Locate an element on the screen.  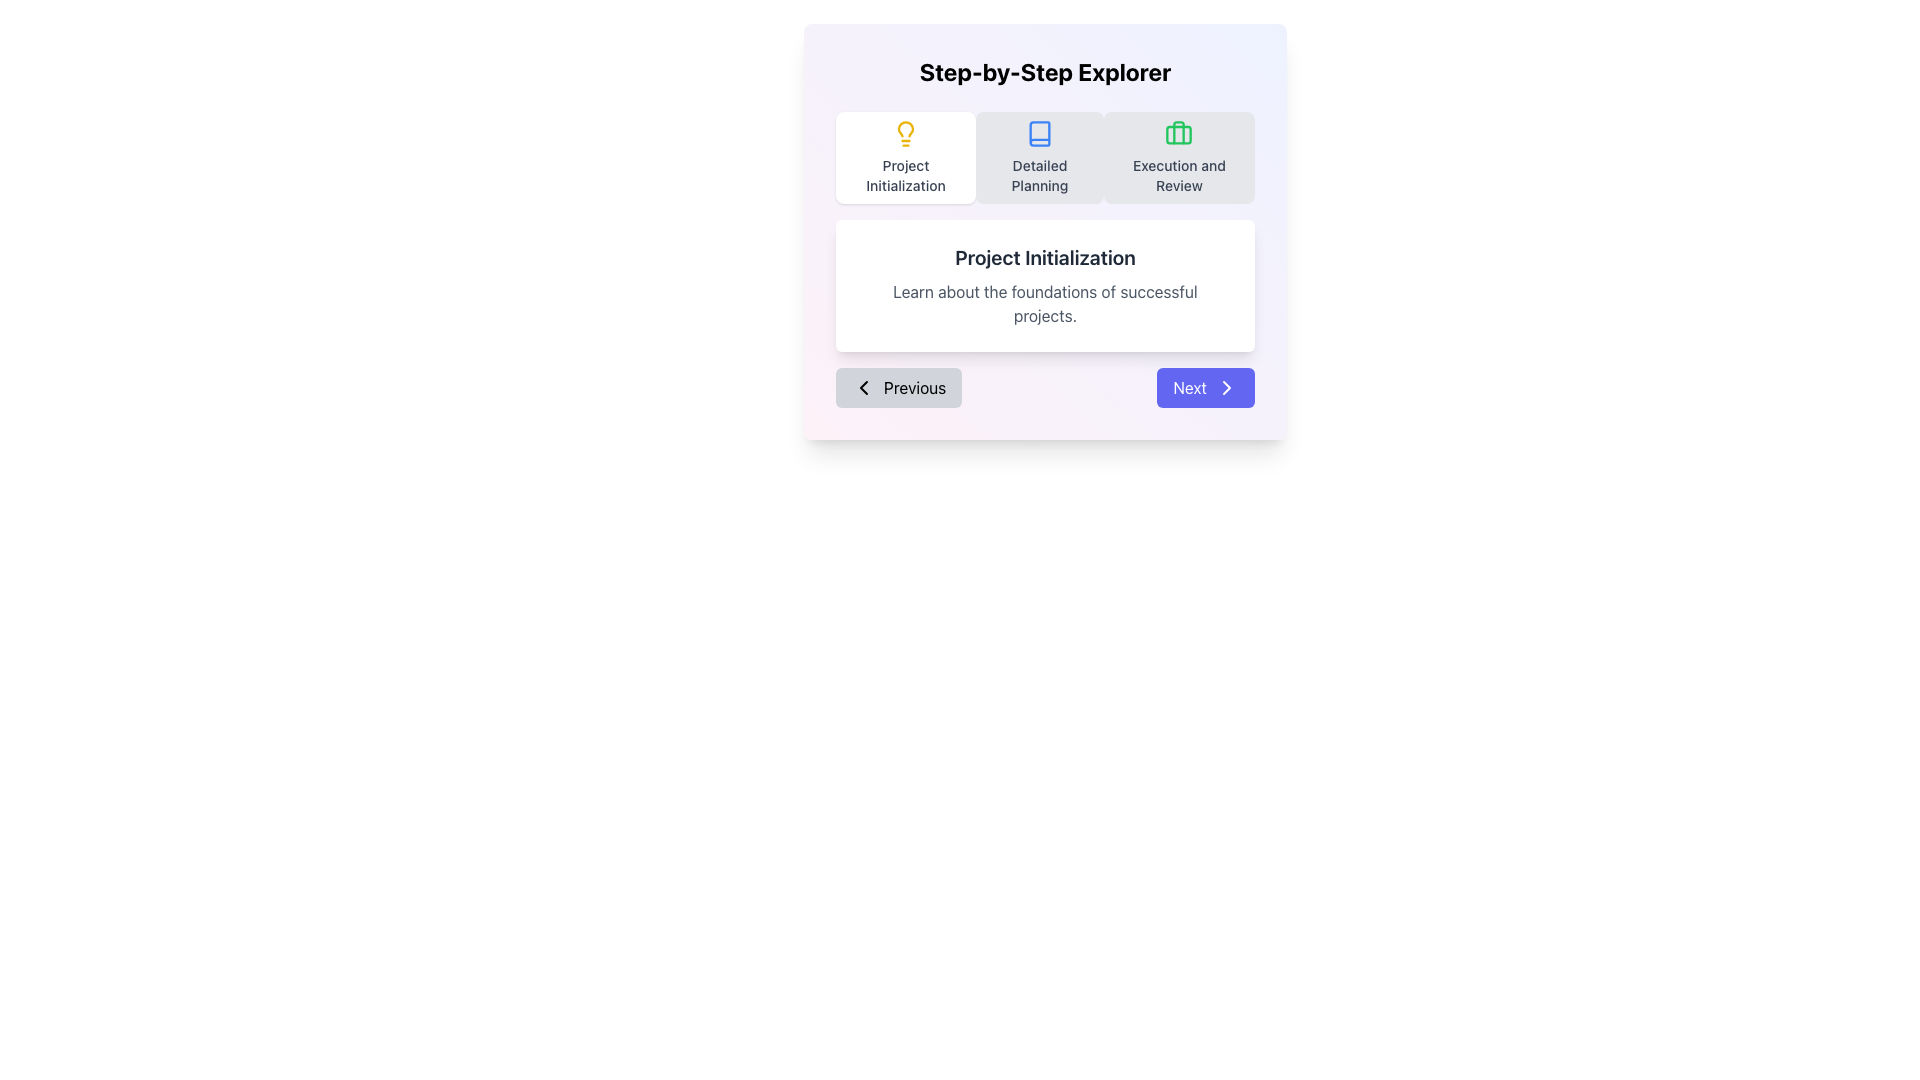
the gray 'Previous' button with rounded corners, which is located at the bottom left of the panel is located at coordinates (898, 388).